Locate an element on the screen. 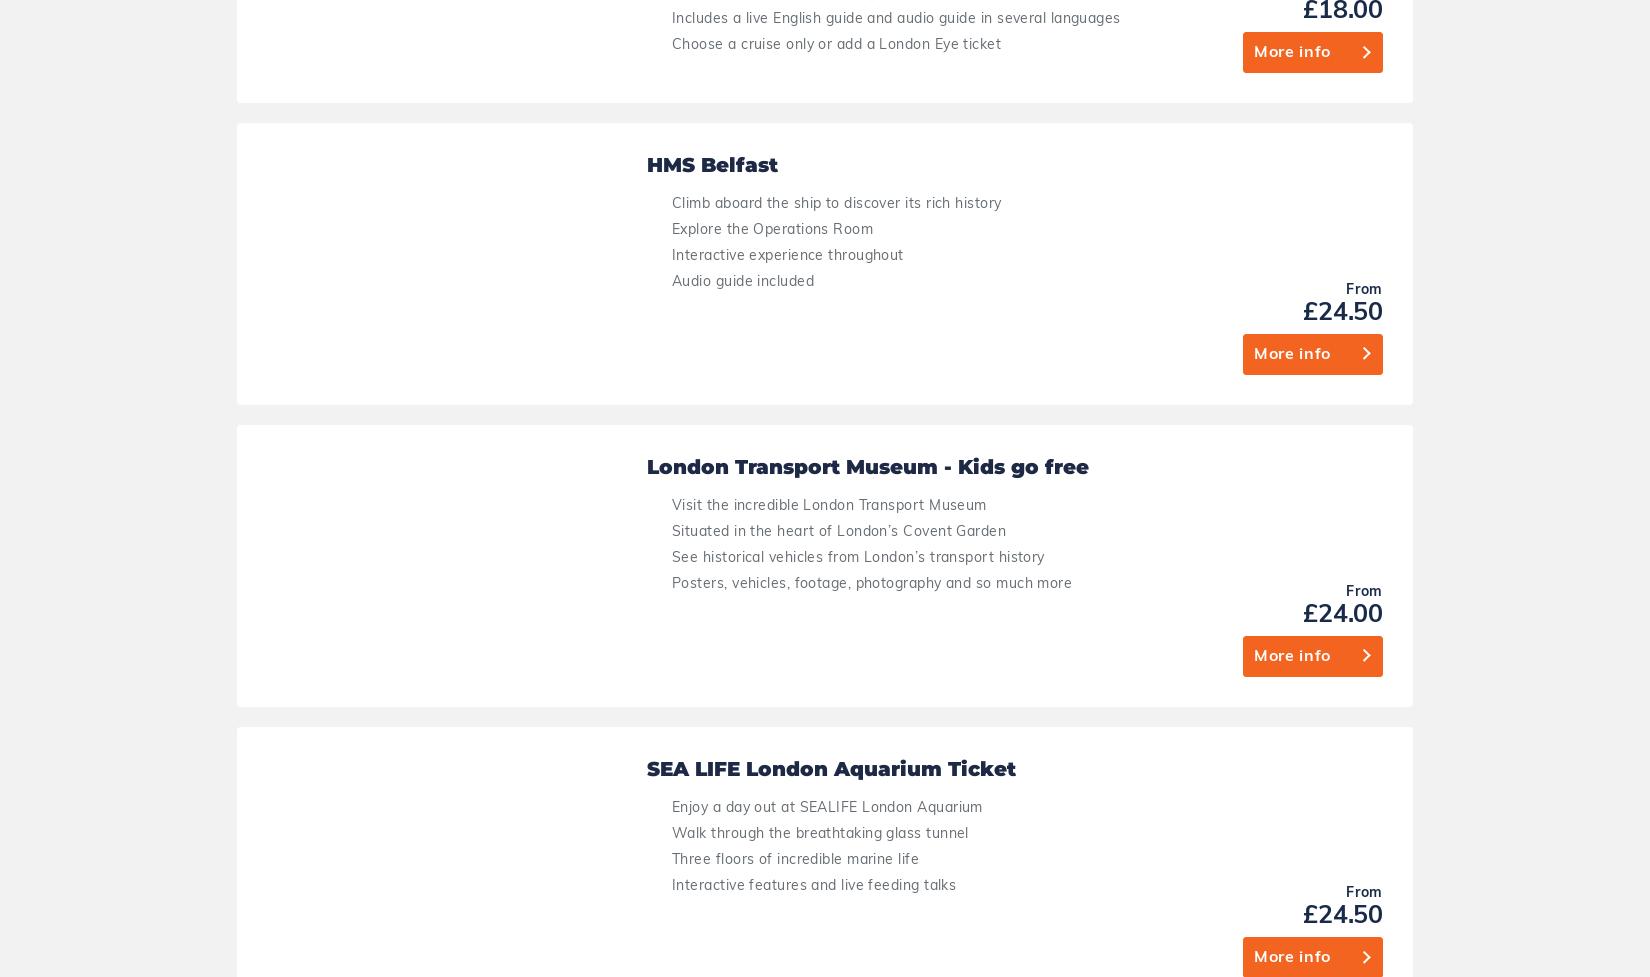 The width and height of the screenshot is (1650, 977). 'Immersive experience with live actors' is located at coordinates (799, 500).